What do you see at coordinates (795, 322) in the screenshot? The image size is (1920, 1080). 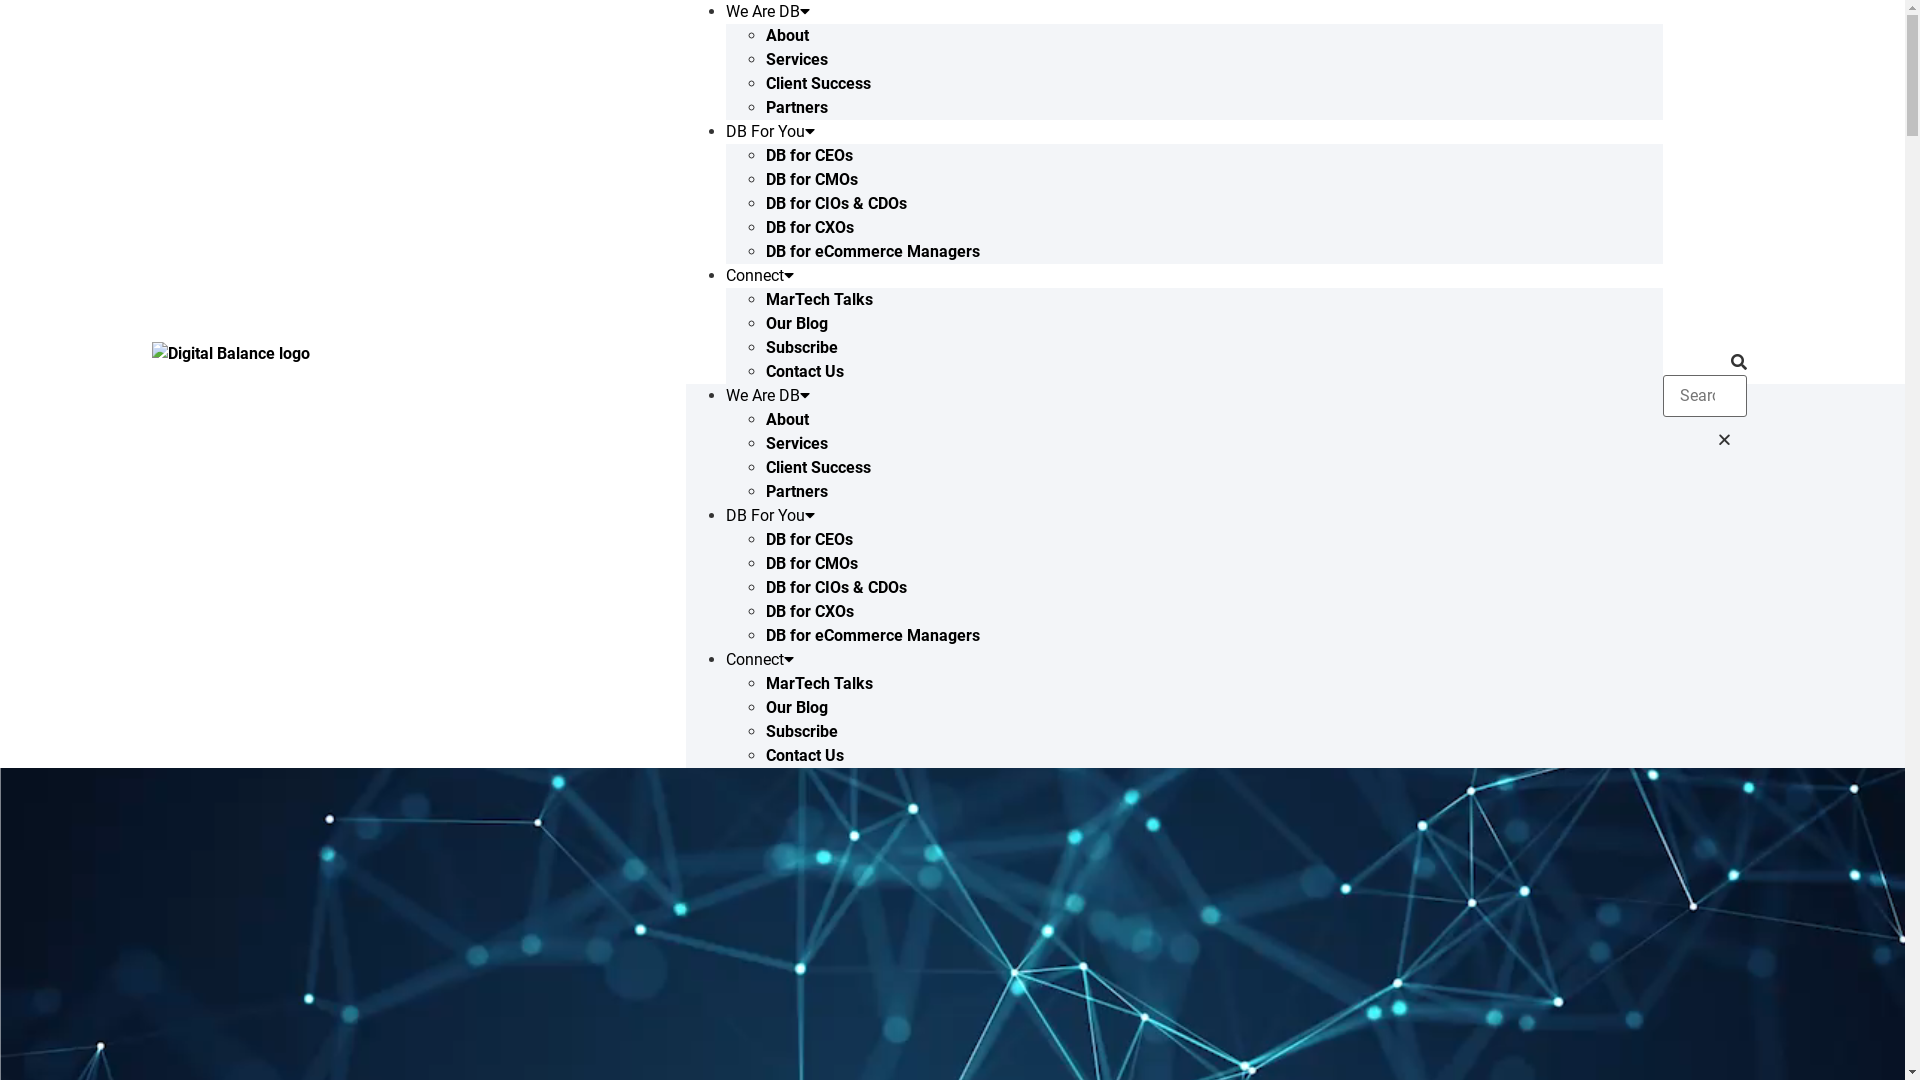 I see `'Our Blog'` at bounding box center [795, 322].